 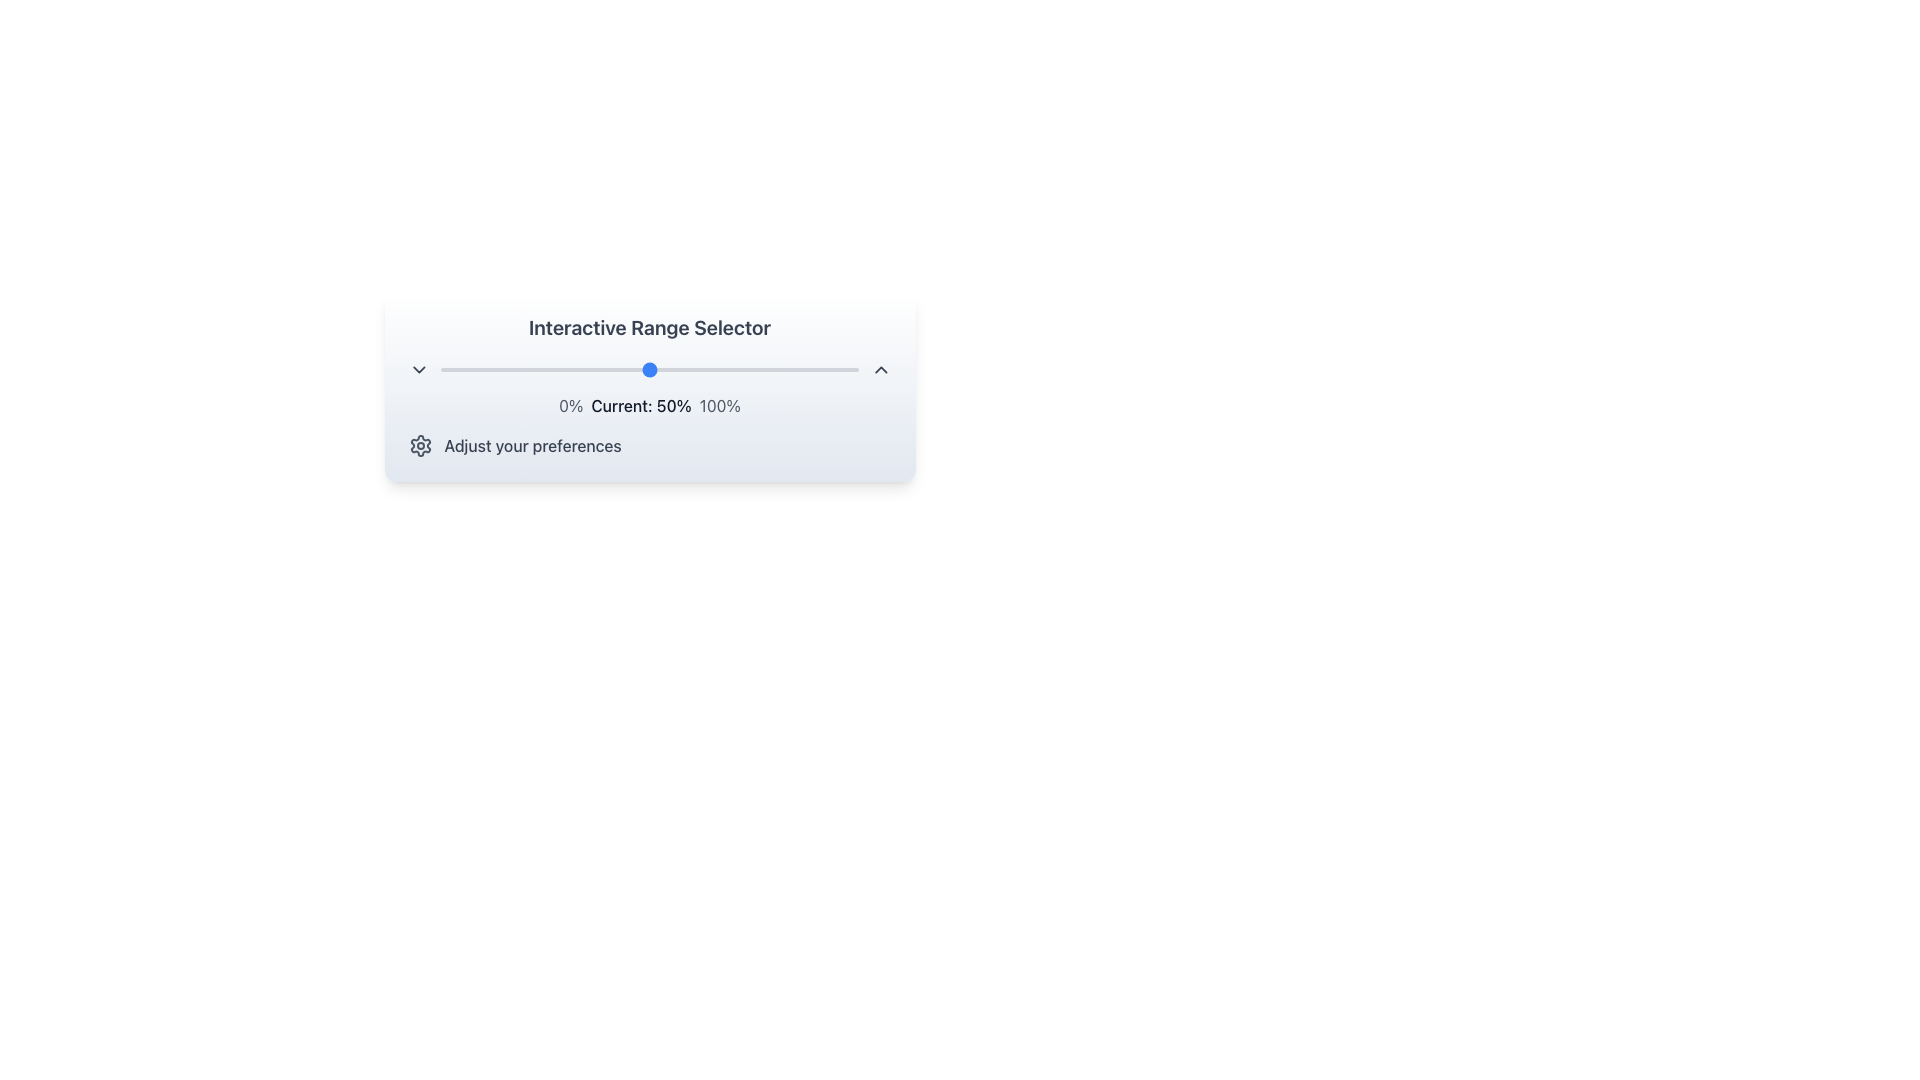 I want to click on the slider value, so click(x=846, y=370).